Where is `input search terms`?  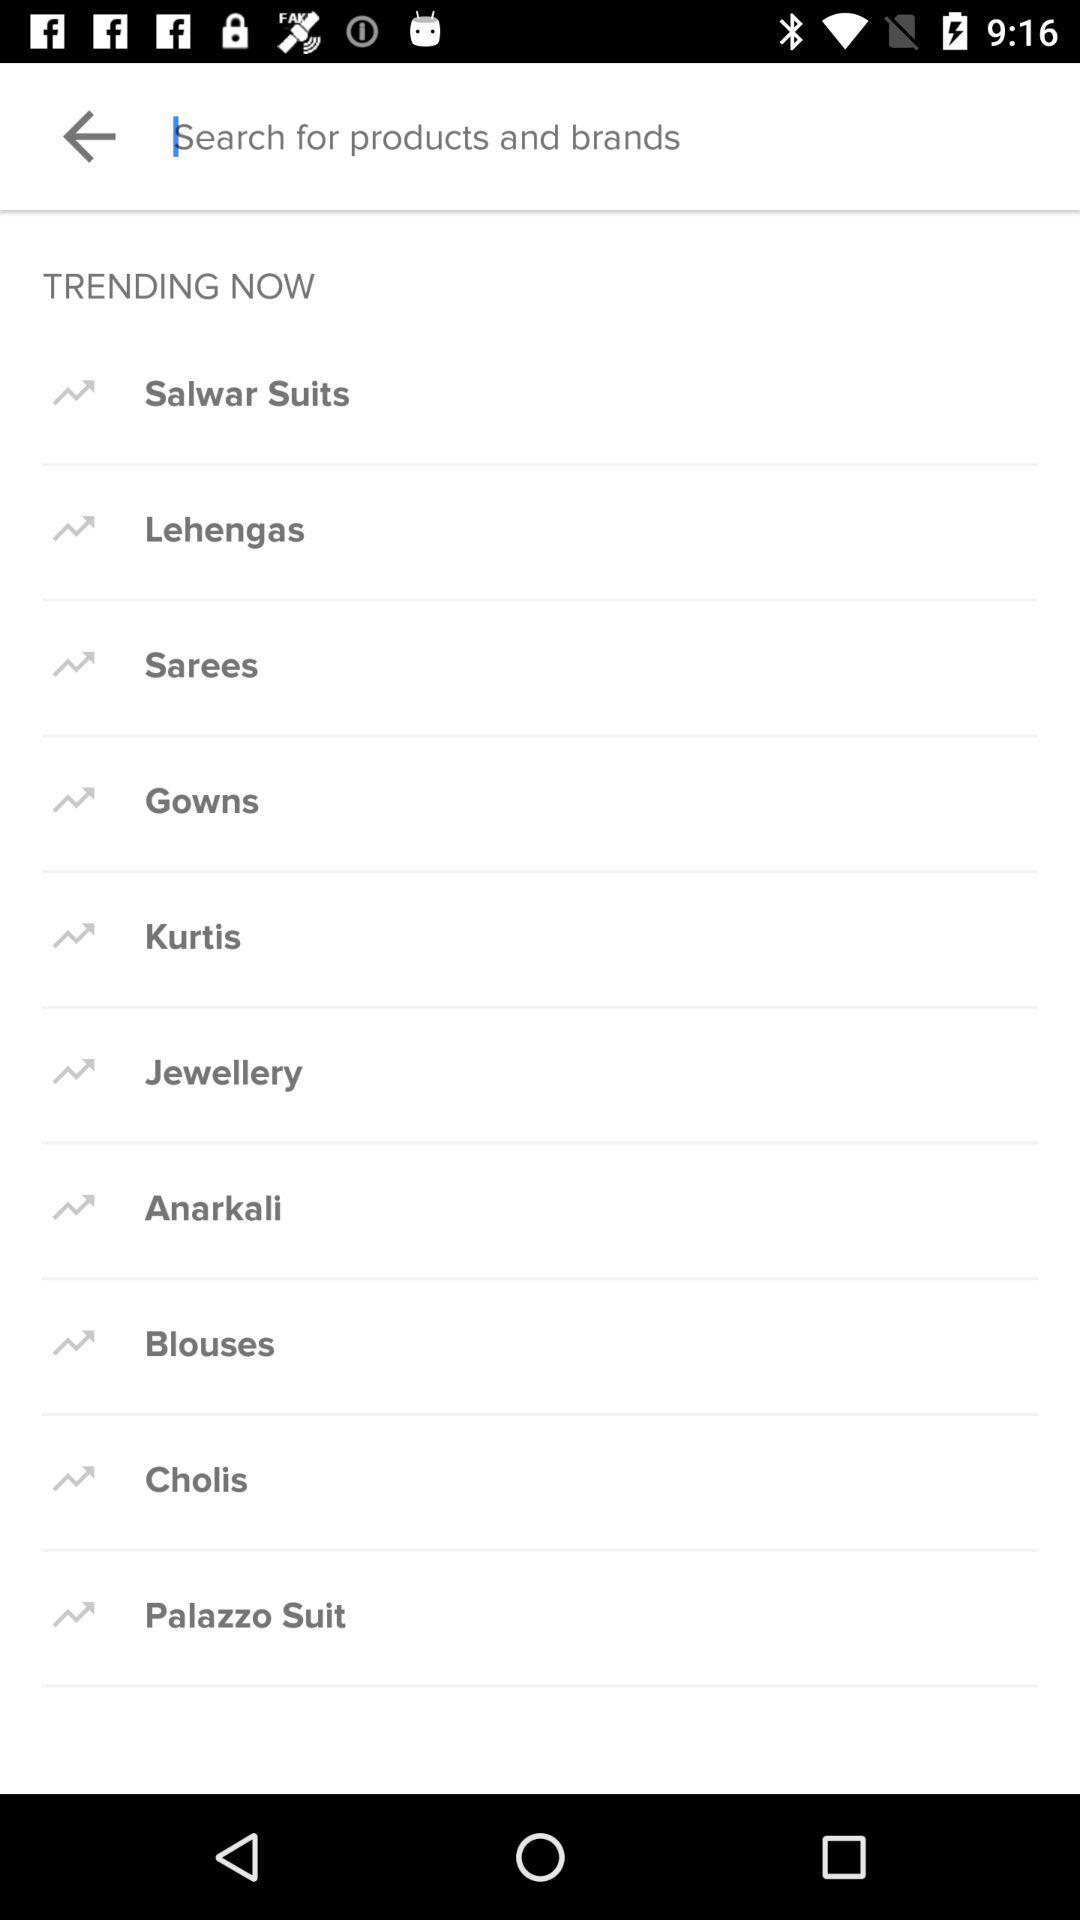 input search terms is located at coordinates (625, 135).